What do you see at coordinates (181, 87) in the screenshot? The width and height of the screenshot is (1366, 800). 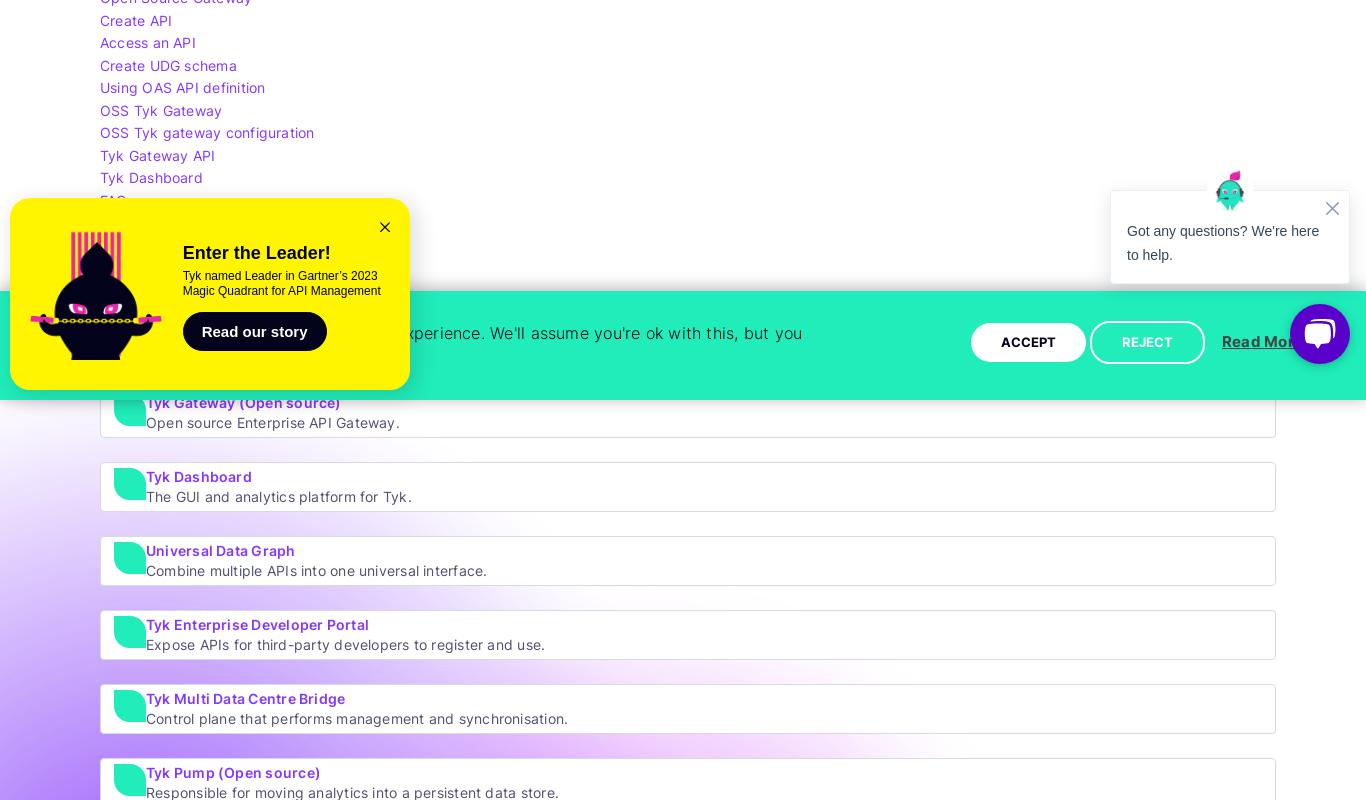 I see `'Using OAS API definition'` at bounding box center [181, 87].